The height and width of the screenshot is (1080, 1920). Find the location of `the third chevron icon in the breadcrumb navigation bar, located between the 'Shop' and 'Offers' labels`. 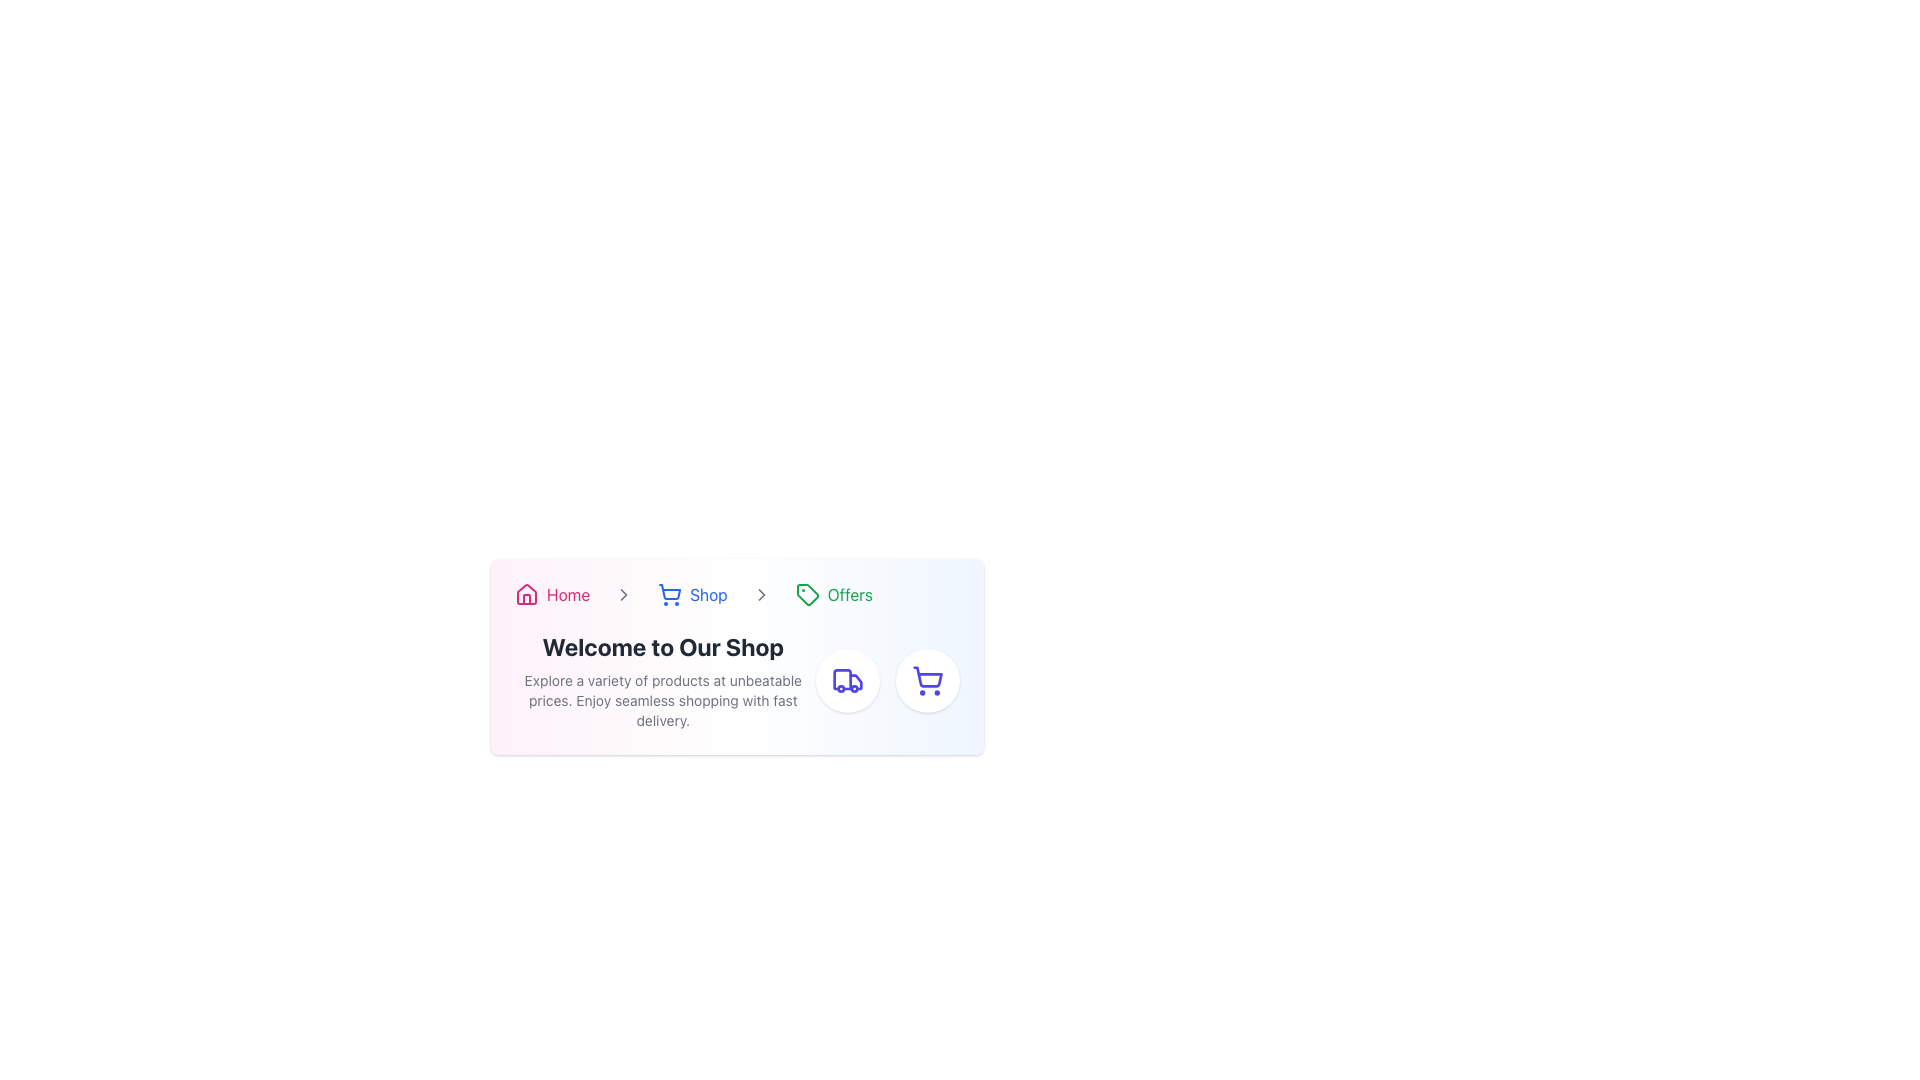

the third chevron icon in the breadcrumb navigation bar, located between the 'Shop' and 'Offers' labels is located at coordinates (760, 593).